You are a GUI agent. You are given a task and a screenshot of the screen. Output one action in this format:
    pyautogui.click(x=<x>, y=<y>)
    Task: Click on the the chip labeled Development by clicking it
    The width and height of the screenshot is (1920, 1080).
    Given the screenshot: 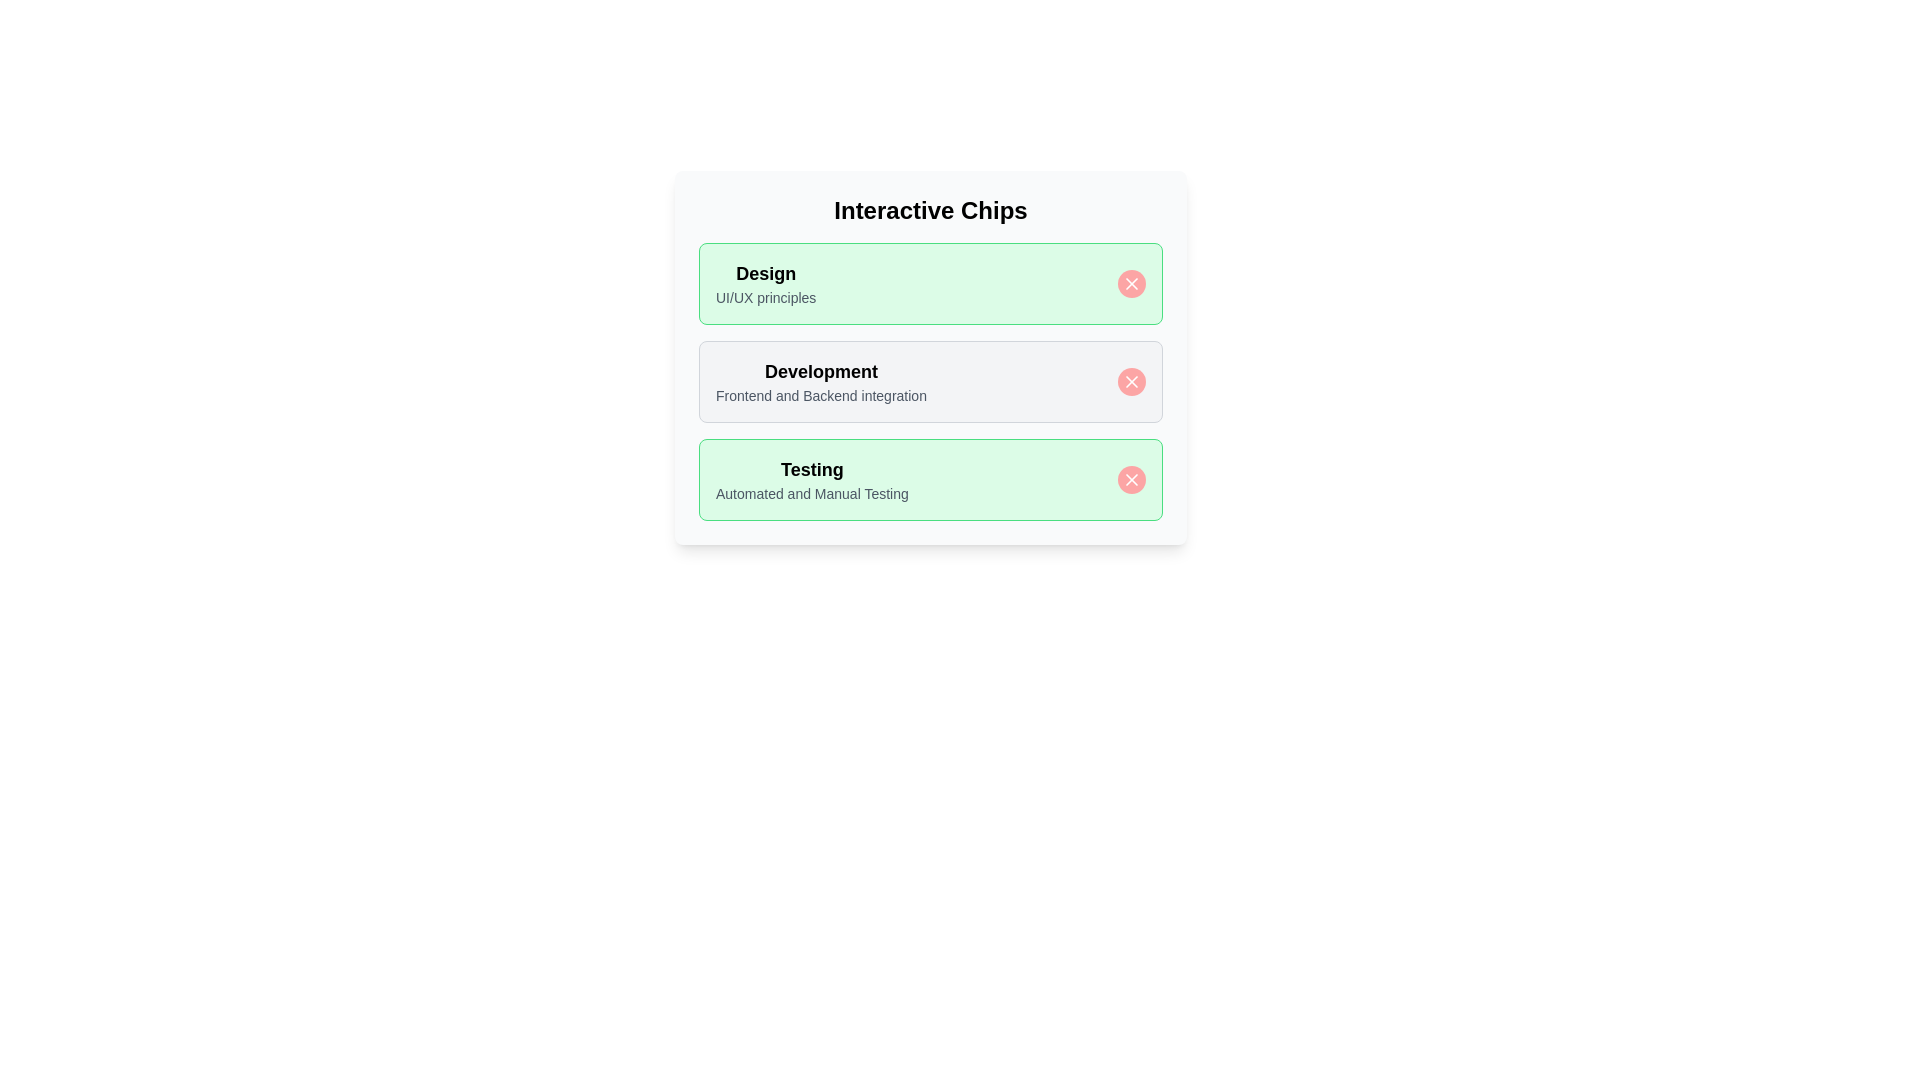 What is the action you would take?
    pyautogui.click(x=930, y=381)
    